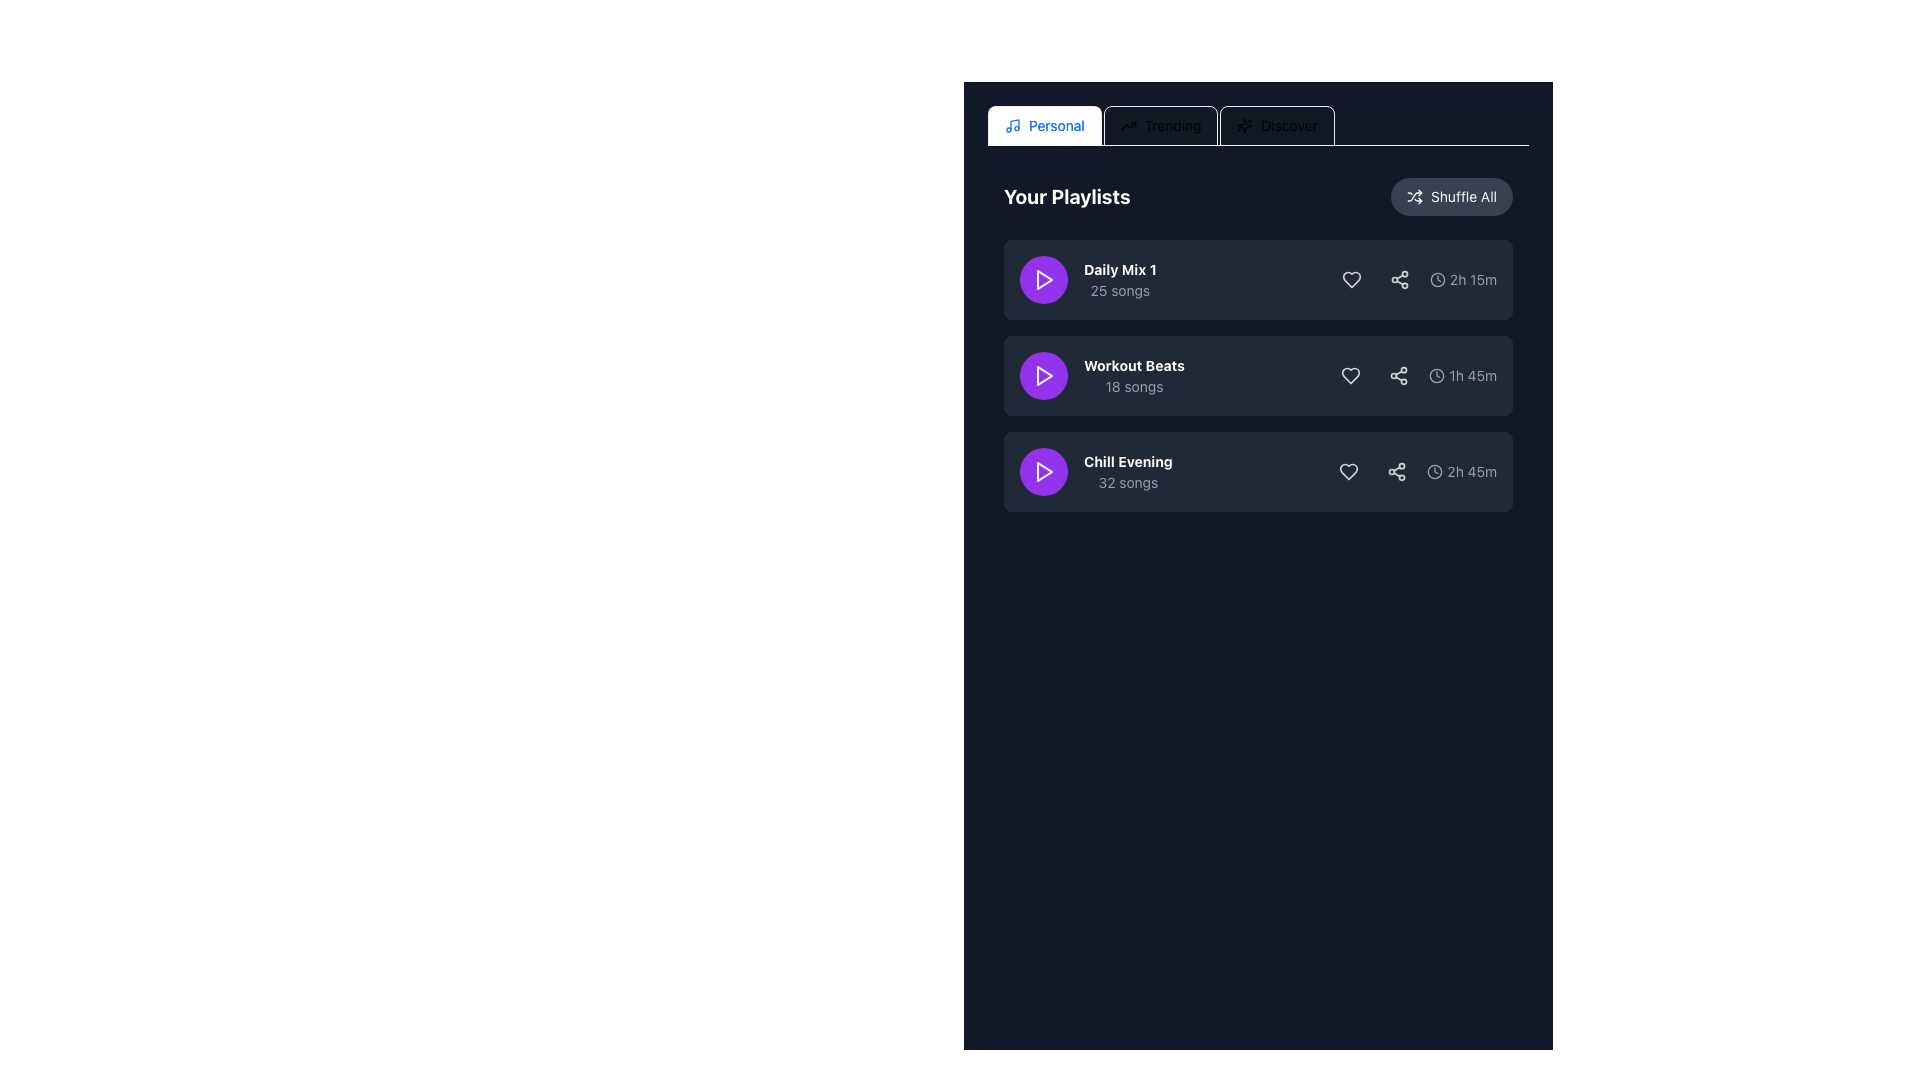  Describe the element at coordinates (1120, 280) in the screenshot. I see `the text labels 'Daily Mix 1' and '25 songs' located in the 'Your Playlists' section, which is positioned to the right of a circular purple play button` at that location.